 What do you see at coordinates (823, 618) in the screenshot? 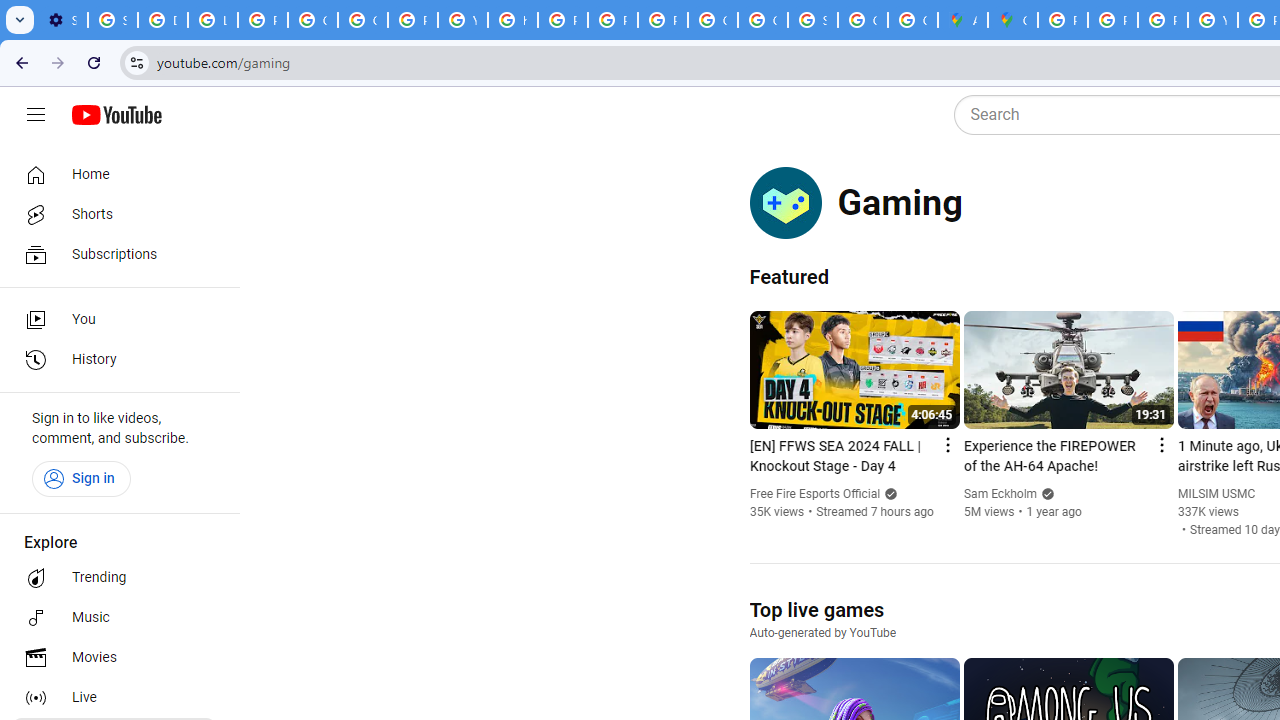
I see `'Top live games Auto-generated by YouTube'` at bounding box center [823, 618].